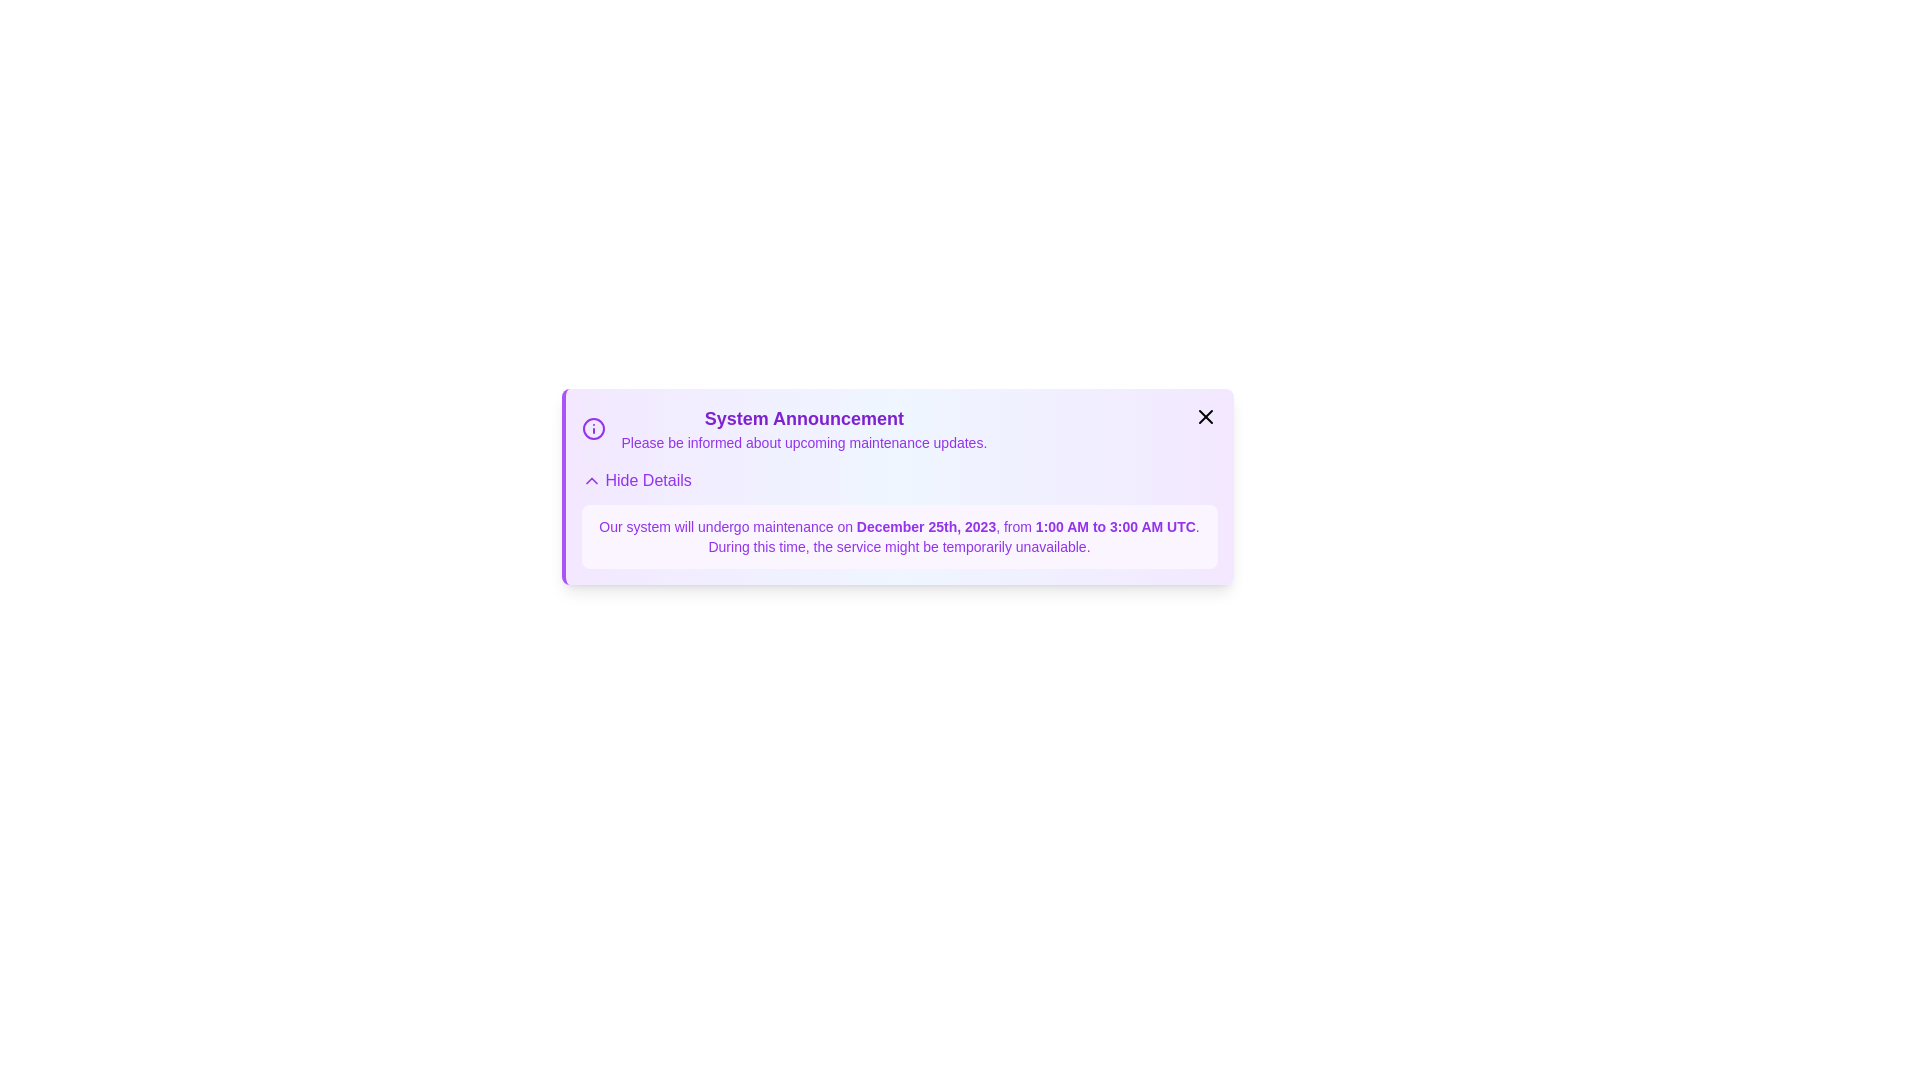  Describe the element at coordinates (898, 535) in the screenshot. I see `notification message displayed in the text block that informs users about upcoming maintenance and its potential impact` at that location.